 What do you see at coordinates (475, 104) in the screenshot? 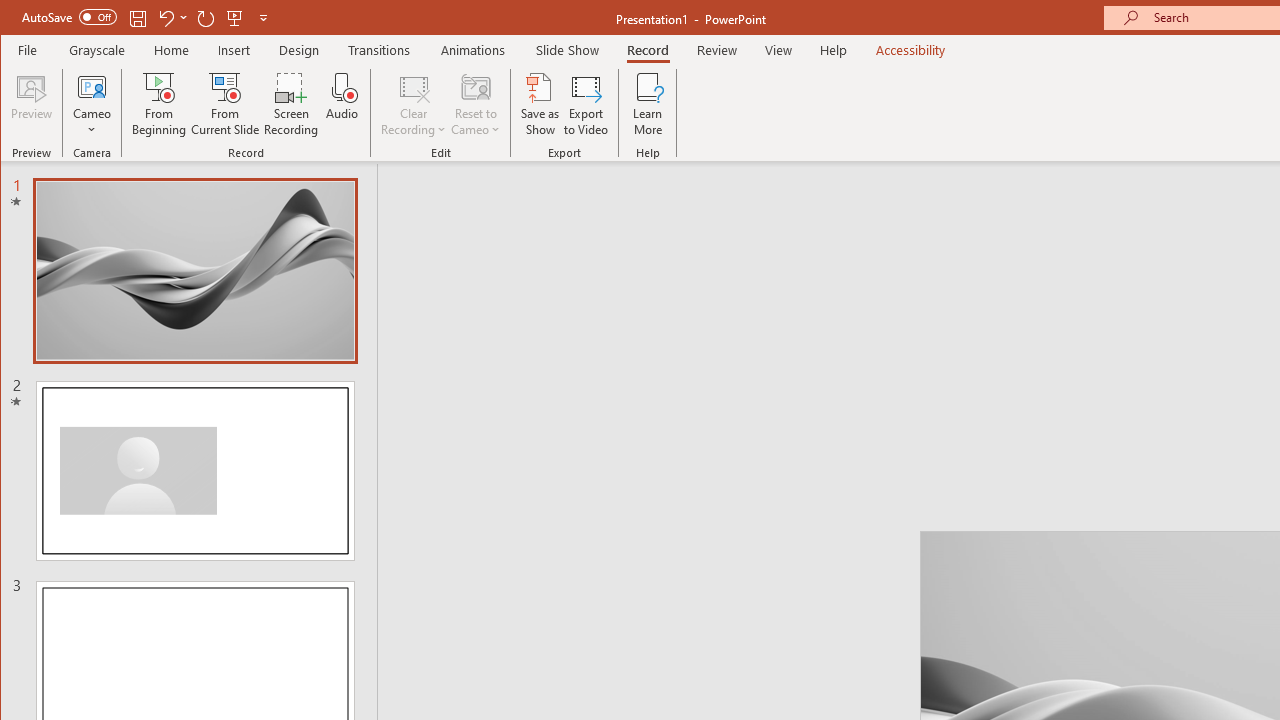
I see `'Reset to Cameo'` at bounding box center [475, 104].